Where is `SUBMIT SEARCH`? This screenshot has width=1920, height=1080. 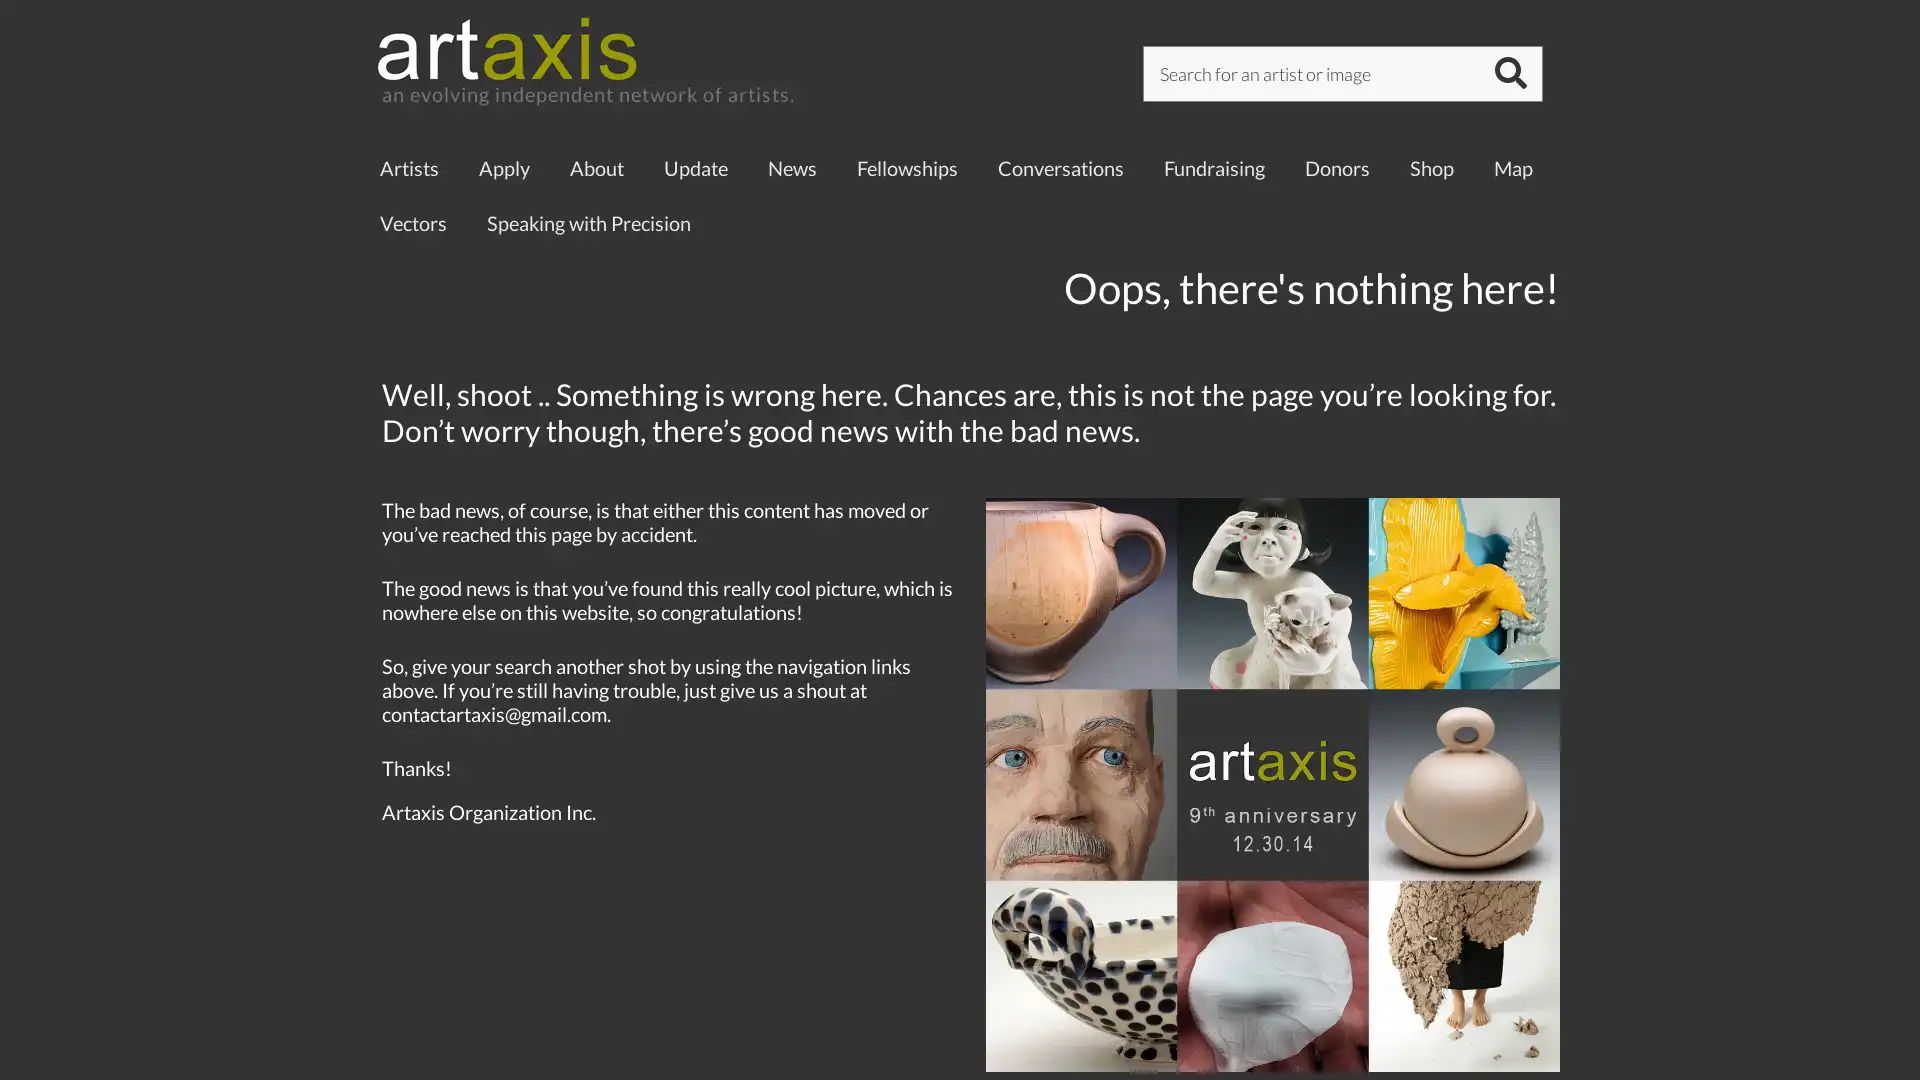 SUBMIT SEARCH is located at coordinates (1511, 72).